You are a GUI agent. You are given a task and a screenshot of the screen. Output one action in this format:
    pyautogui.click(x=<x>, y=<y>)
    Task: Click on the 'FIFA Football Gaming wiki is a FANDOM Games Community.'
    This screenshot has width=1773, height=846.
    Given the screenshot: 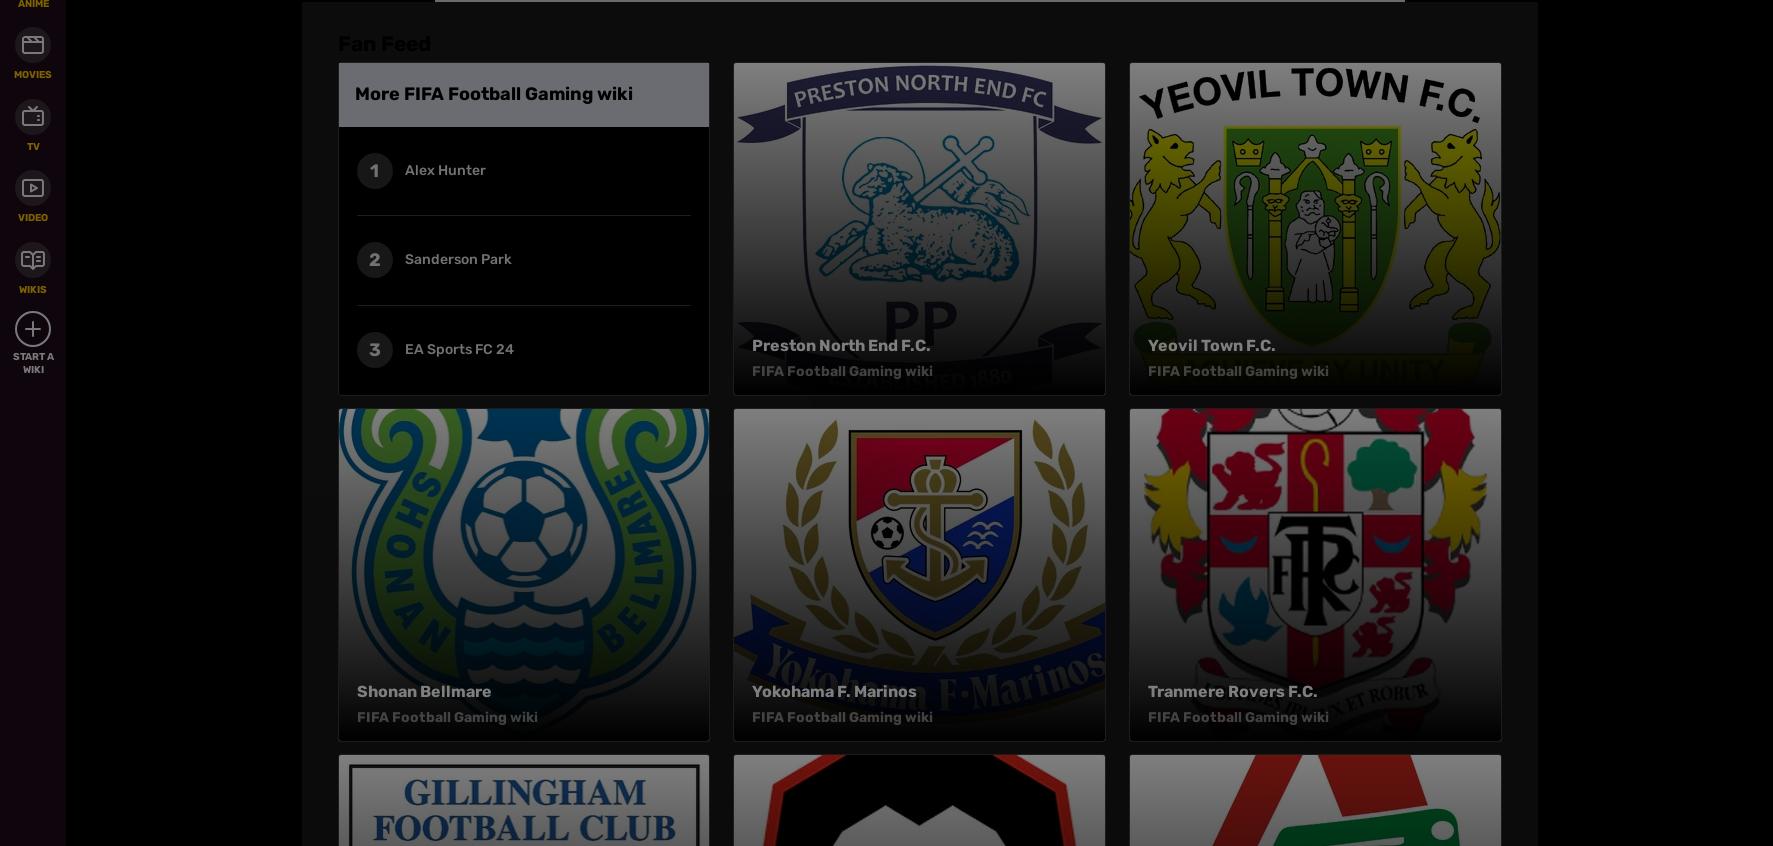 What is the action you would take?
    pyautogui.click(x=918, y=276)
    